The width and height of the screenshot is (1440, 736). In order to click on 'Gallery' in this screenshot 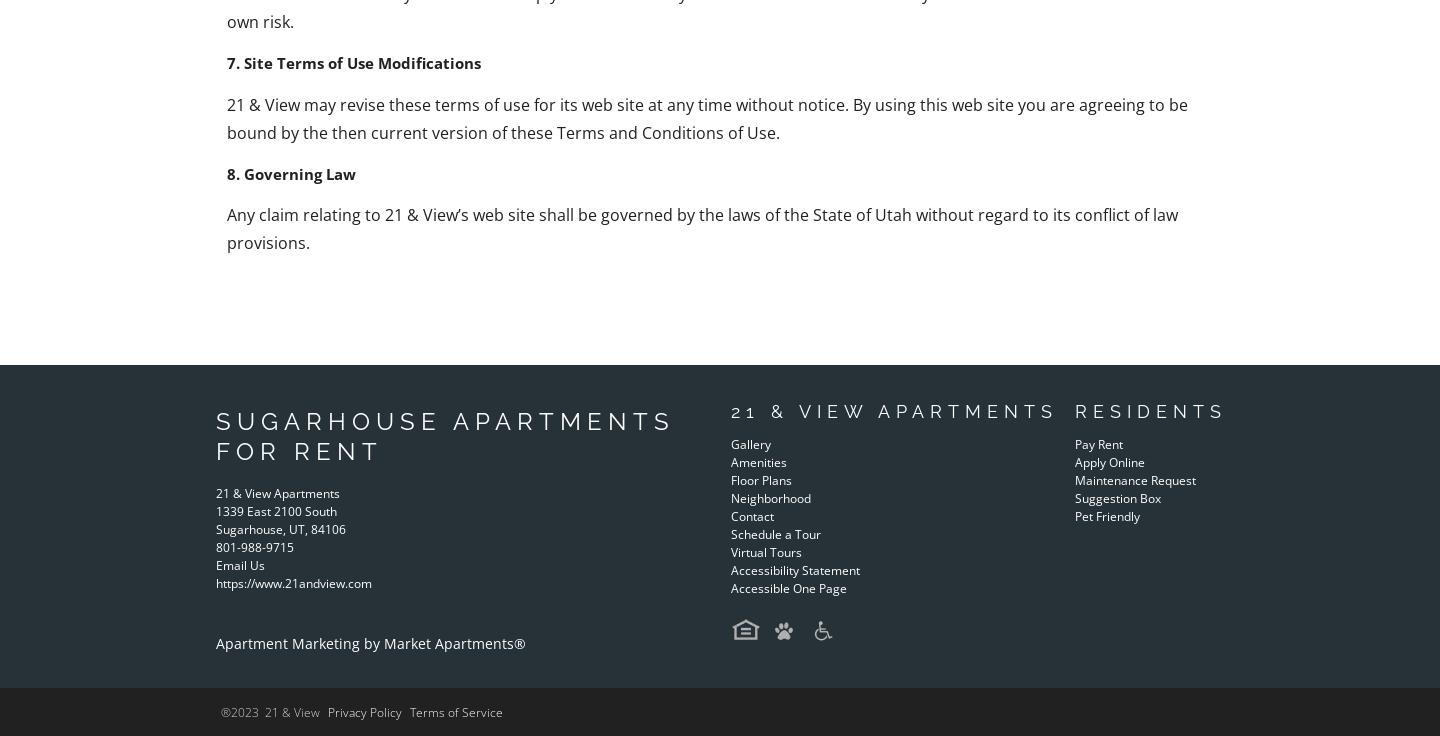, I will do `click(749, 443)`.